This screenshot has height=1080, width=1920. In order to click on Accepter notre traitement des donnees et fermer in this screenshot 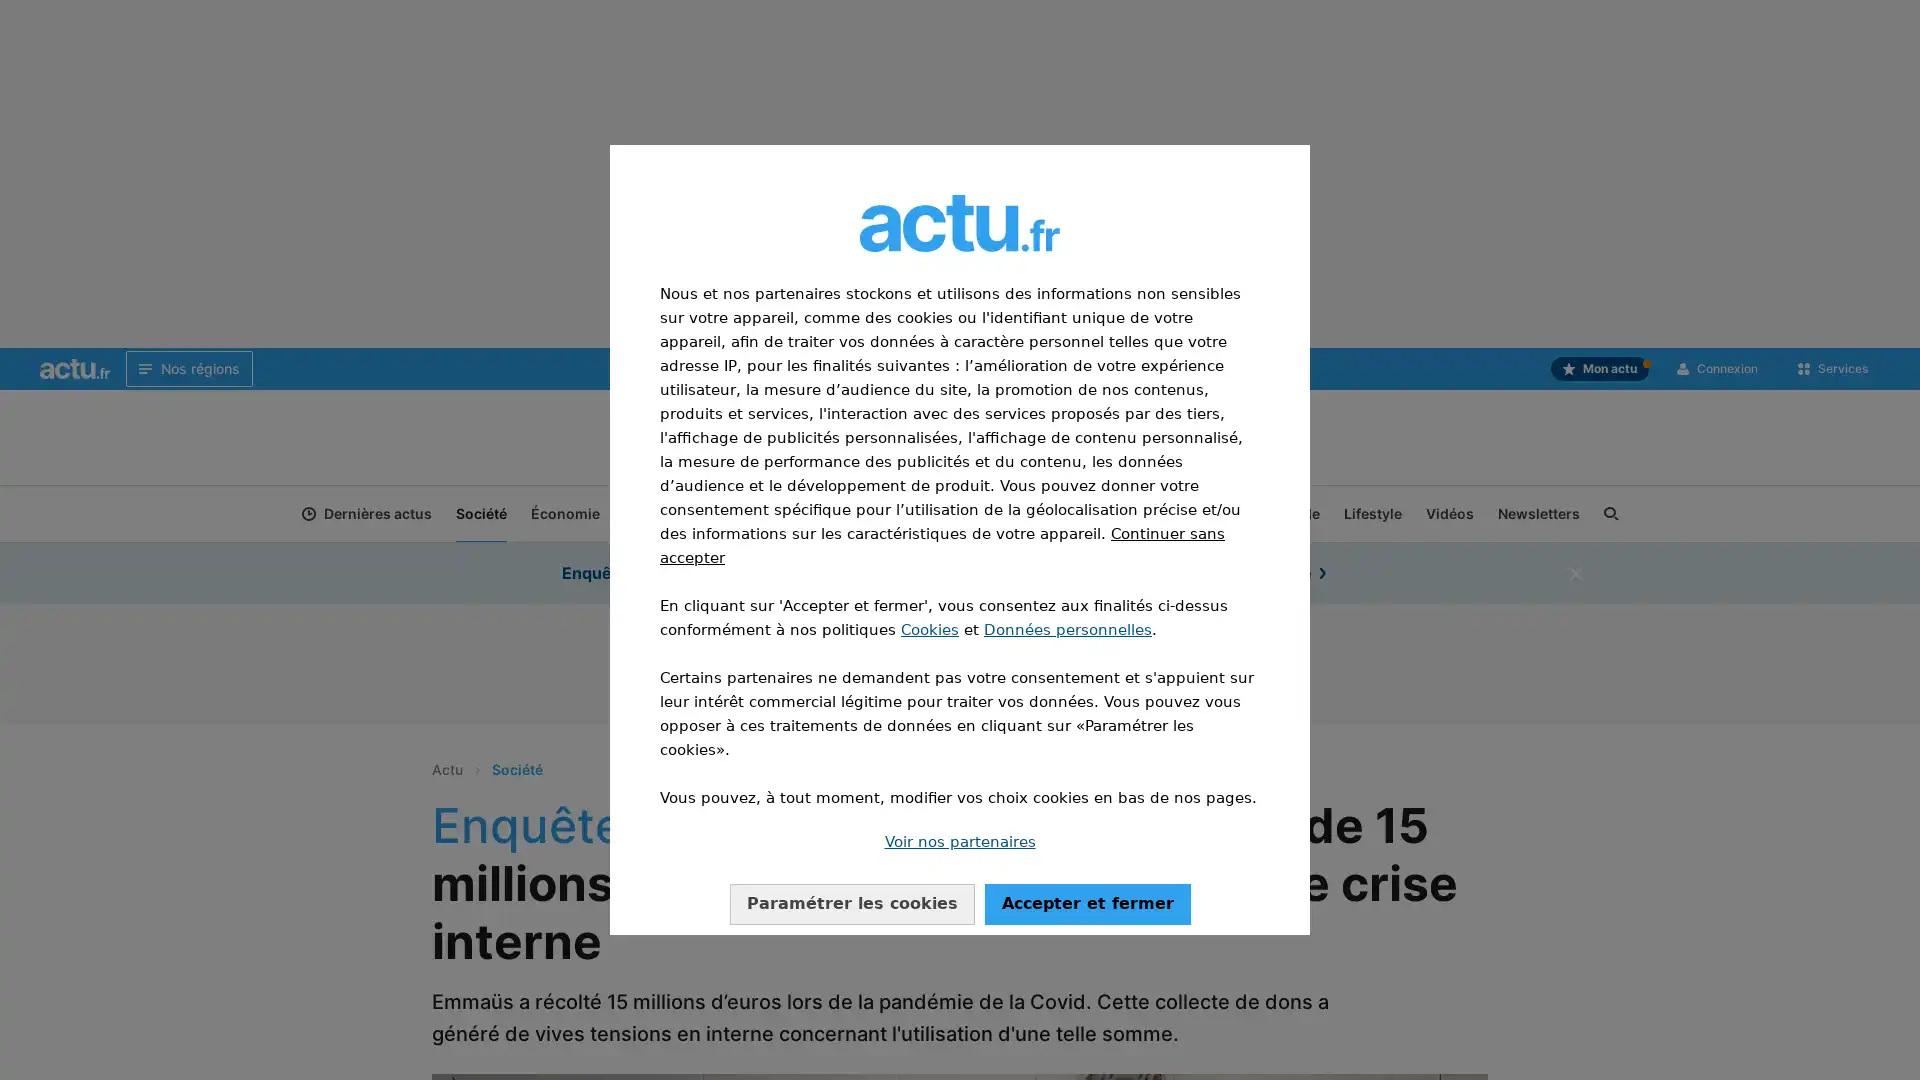, I will do `click(1085, 903)`.